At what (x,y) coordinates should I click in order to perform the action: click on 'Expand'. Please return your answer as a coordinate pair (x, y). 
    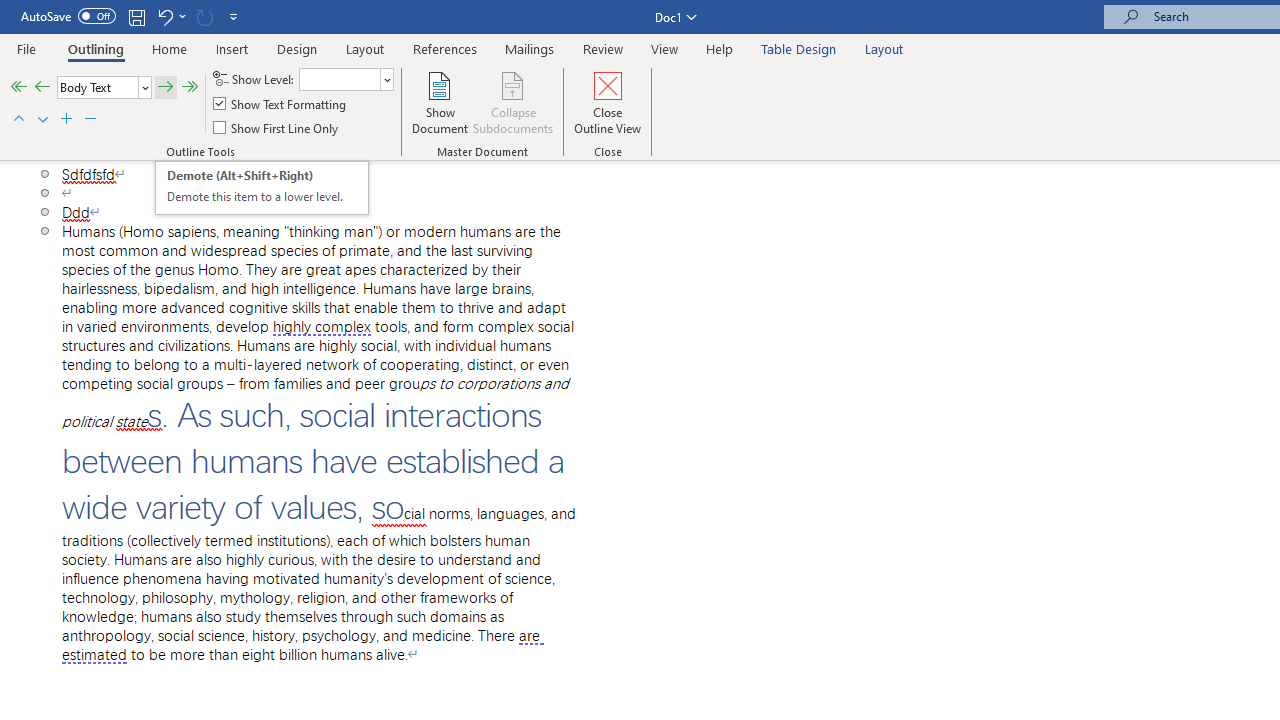
    Looking at the image, I should click on (67, 119).